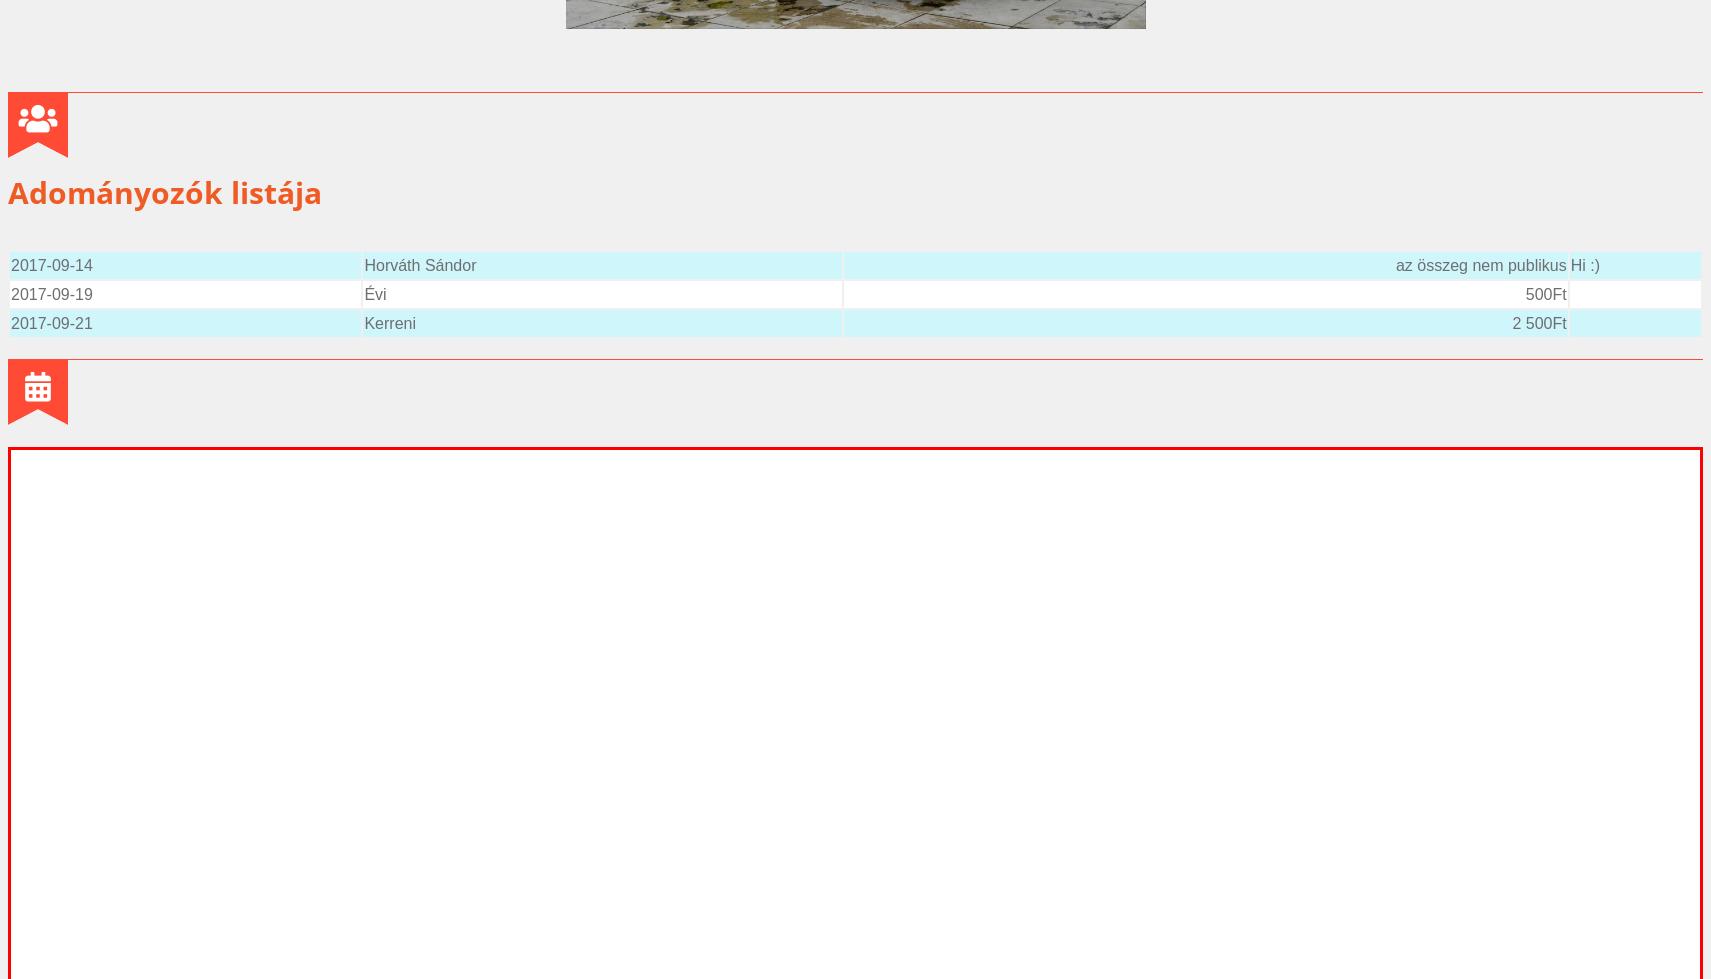  Describe the element at coordinates (389, 322) in the screenshot. I see `'Kerreni'` at that location.